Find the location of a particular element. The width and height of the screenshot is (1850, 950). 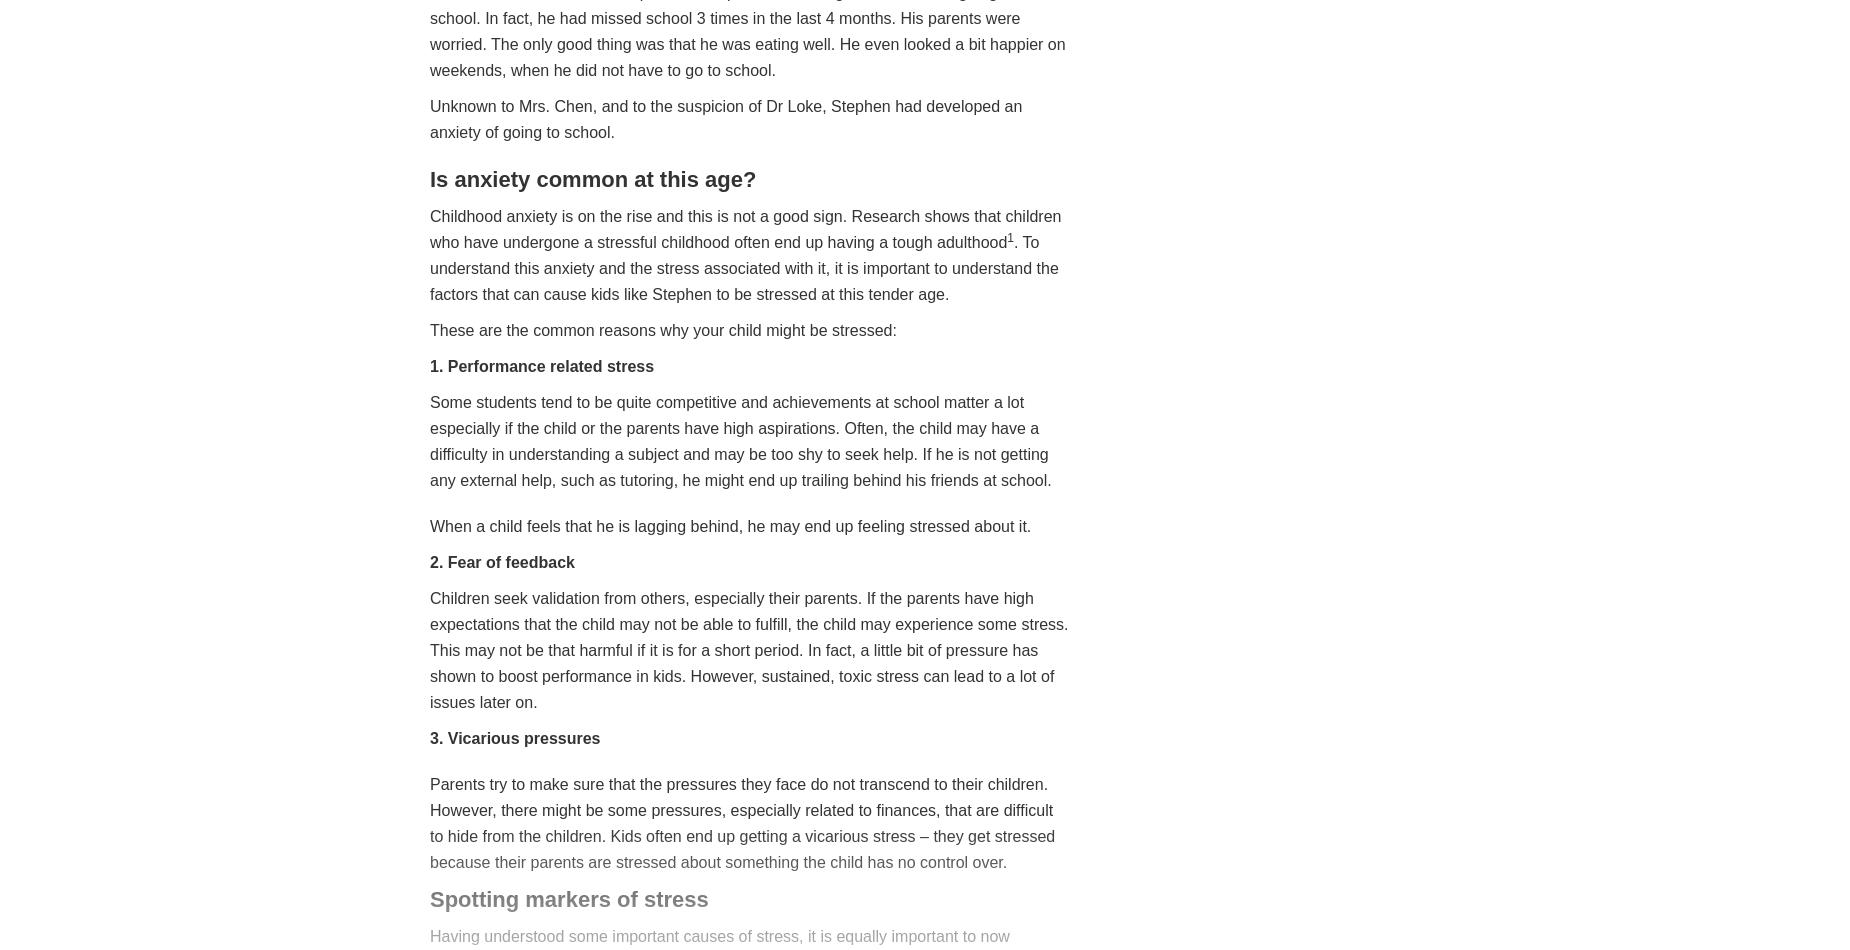

'These are the common reasons why your child might be stressed:' is located at coordinates (428, 328).